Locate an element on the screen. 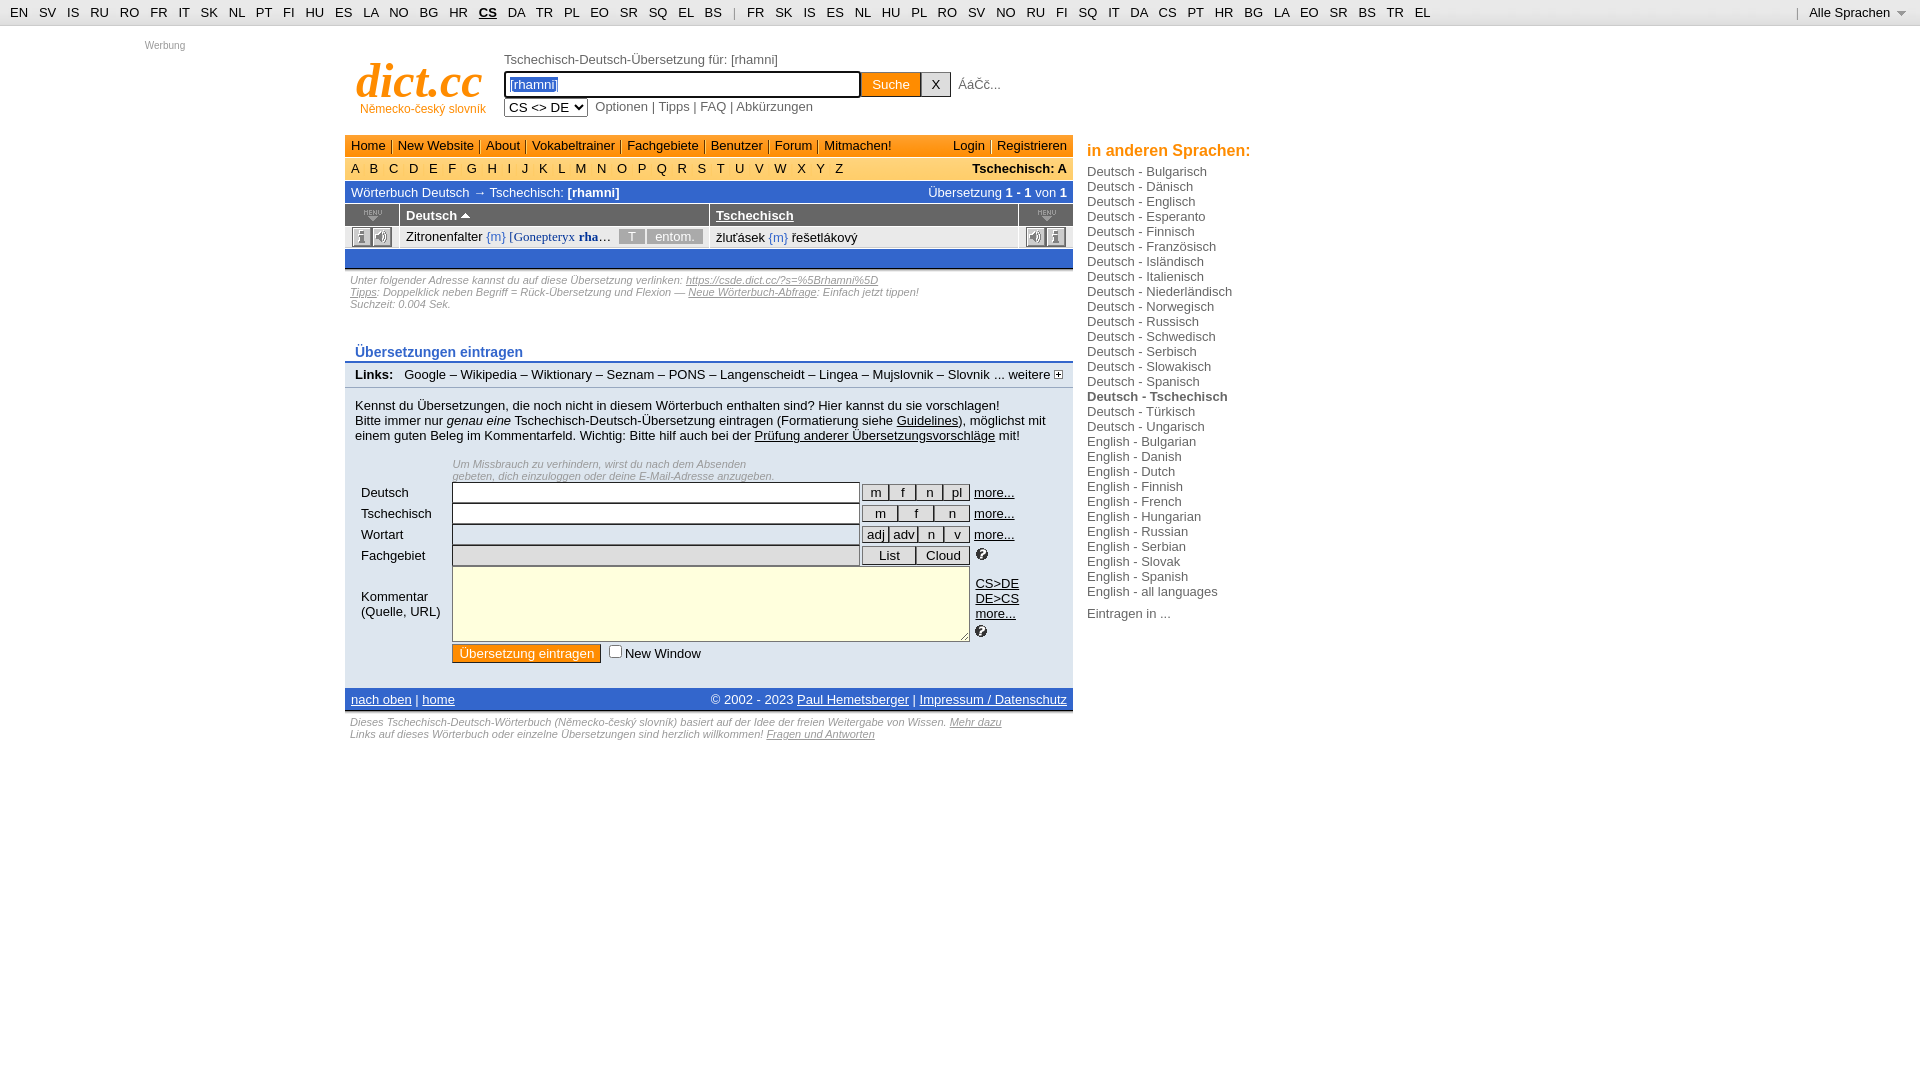 This screenshot has width=1920, height=1080. 'more...' is located at coordinates (974, 533).